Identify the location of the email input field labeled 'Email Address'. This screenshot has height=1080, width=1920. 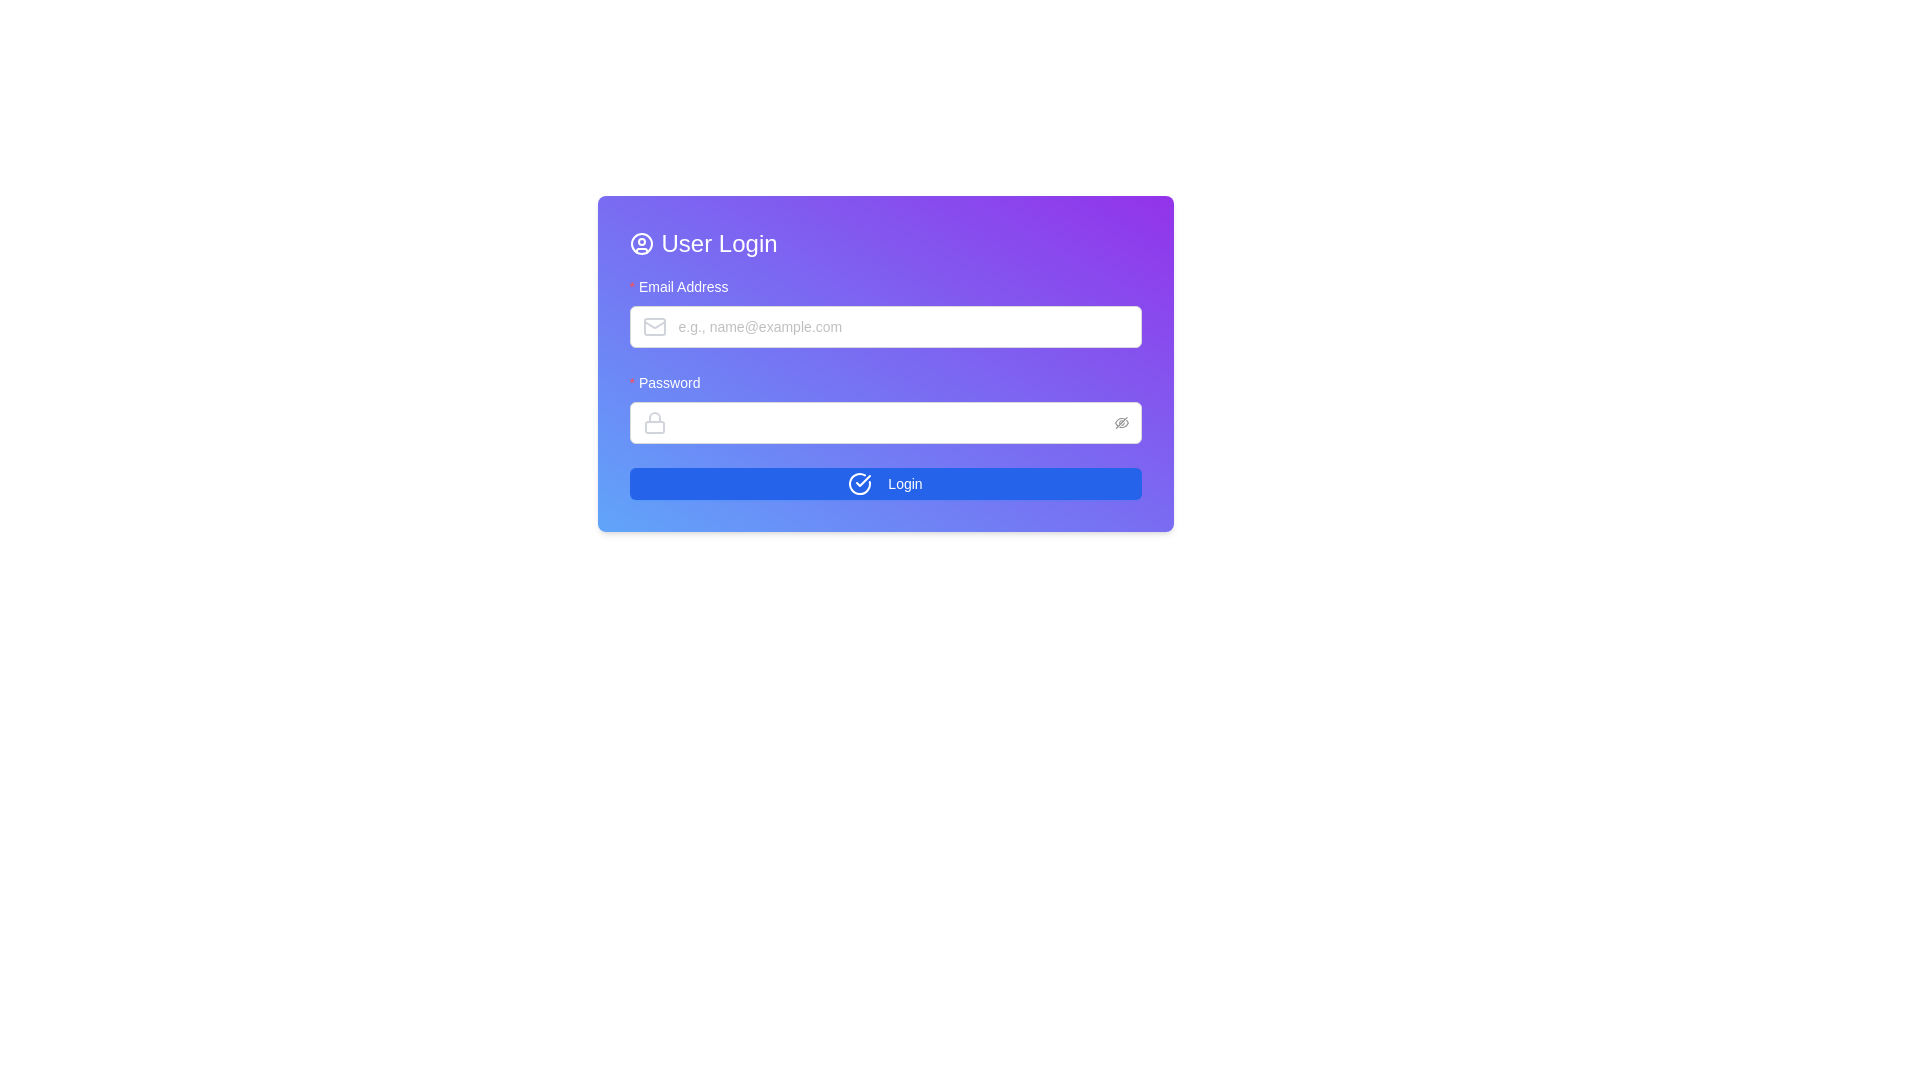
(884, 312).